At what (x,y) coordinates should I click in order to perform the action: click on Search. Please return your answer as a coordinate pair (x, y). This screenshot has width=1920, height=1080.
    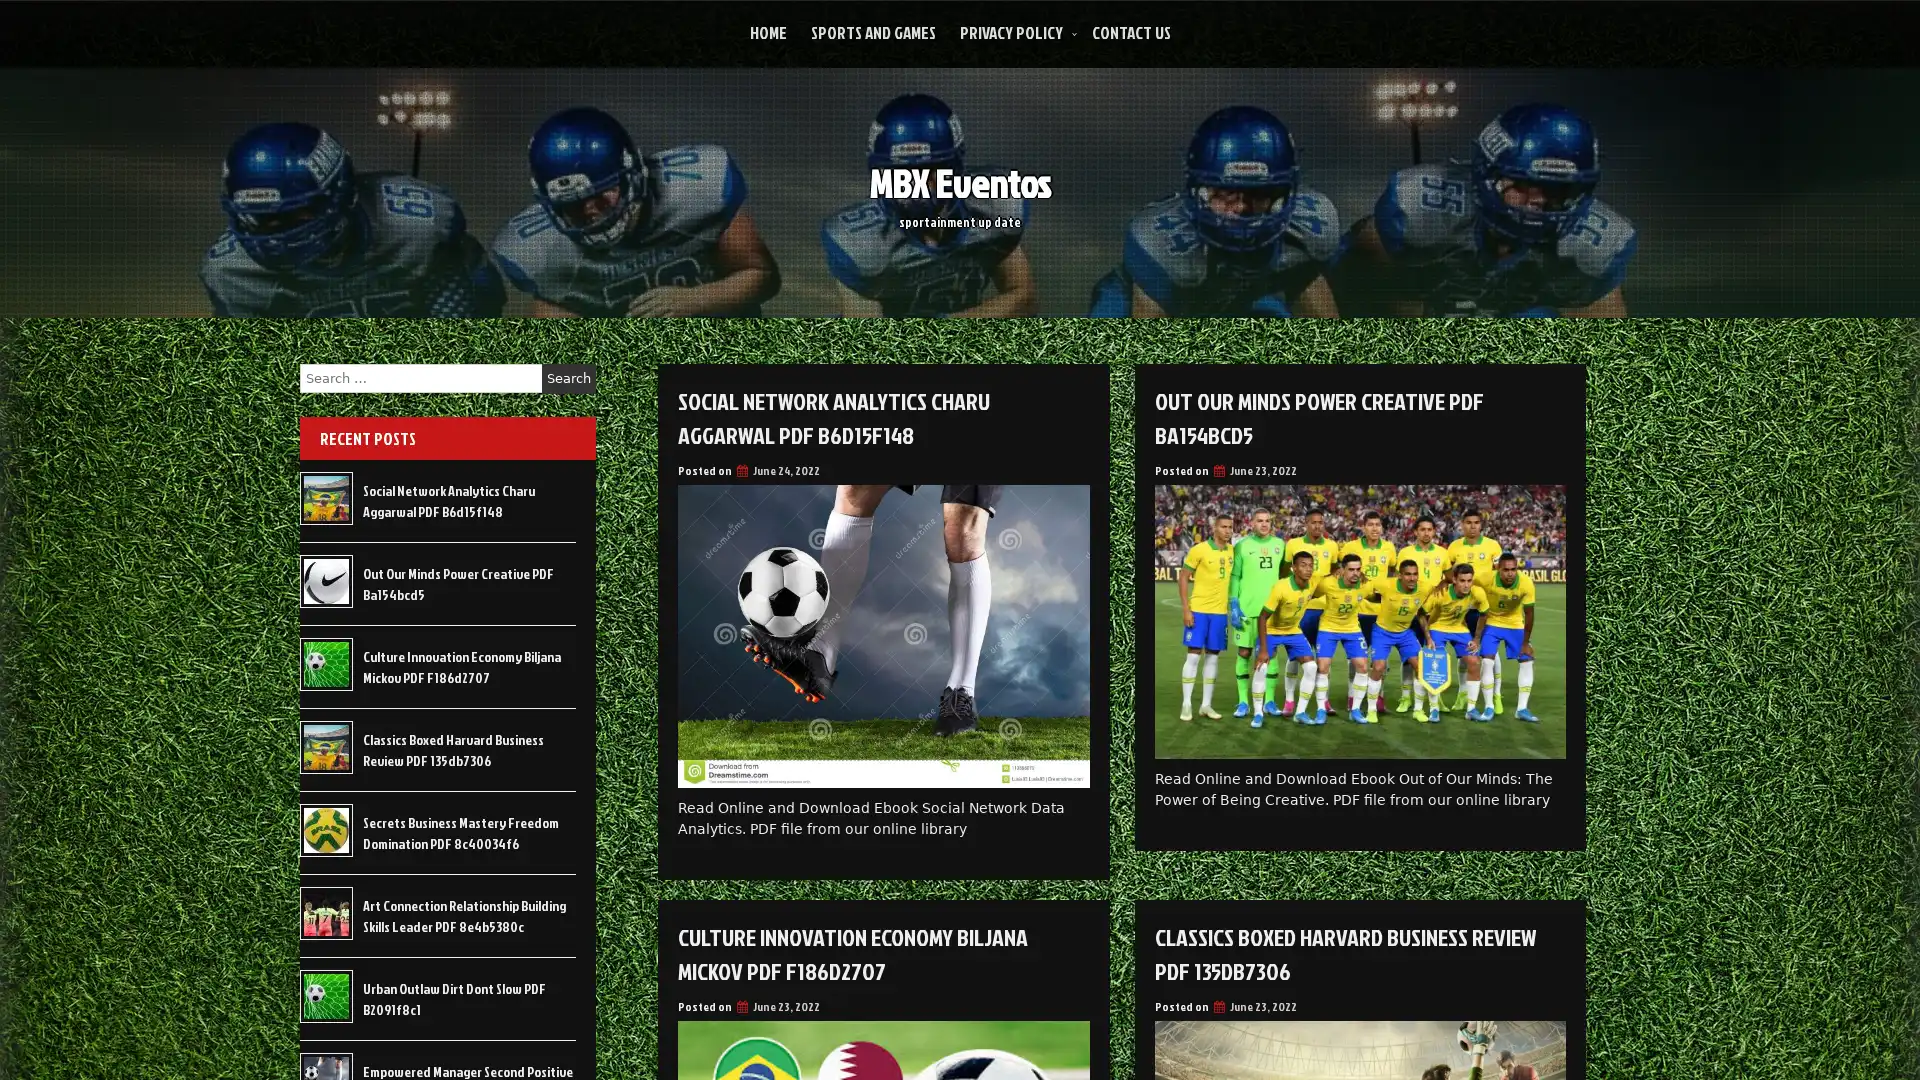
    Looking at the image, I should click on (568, 378).